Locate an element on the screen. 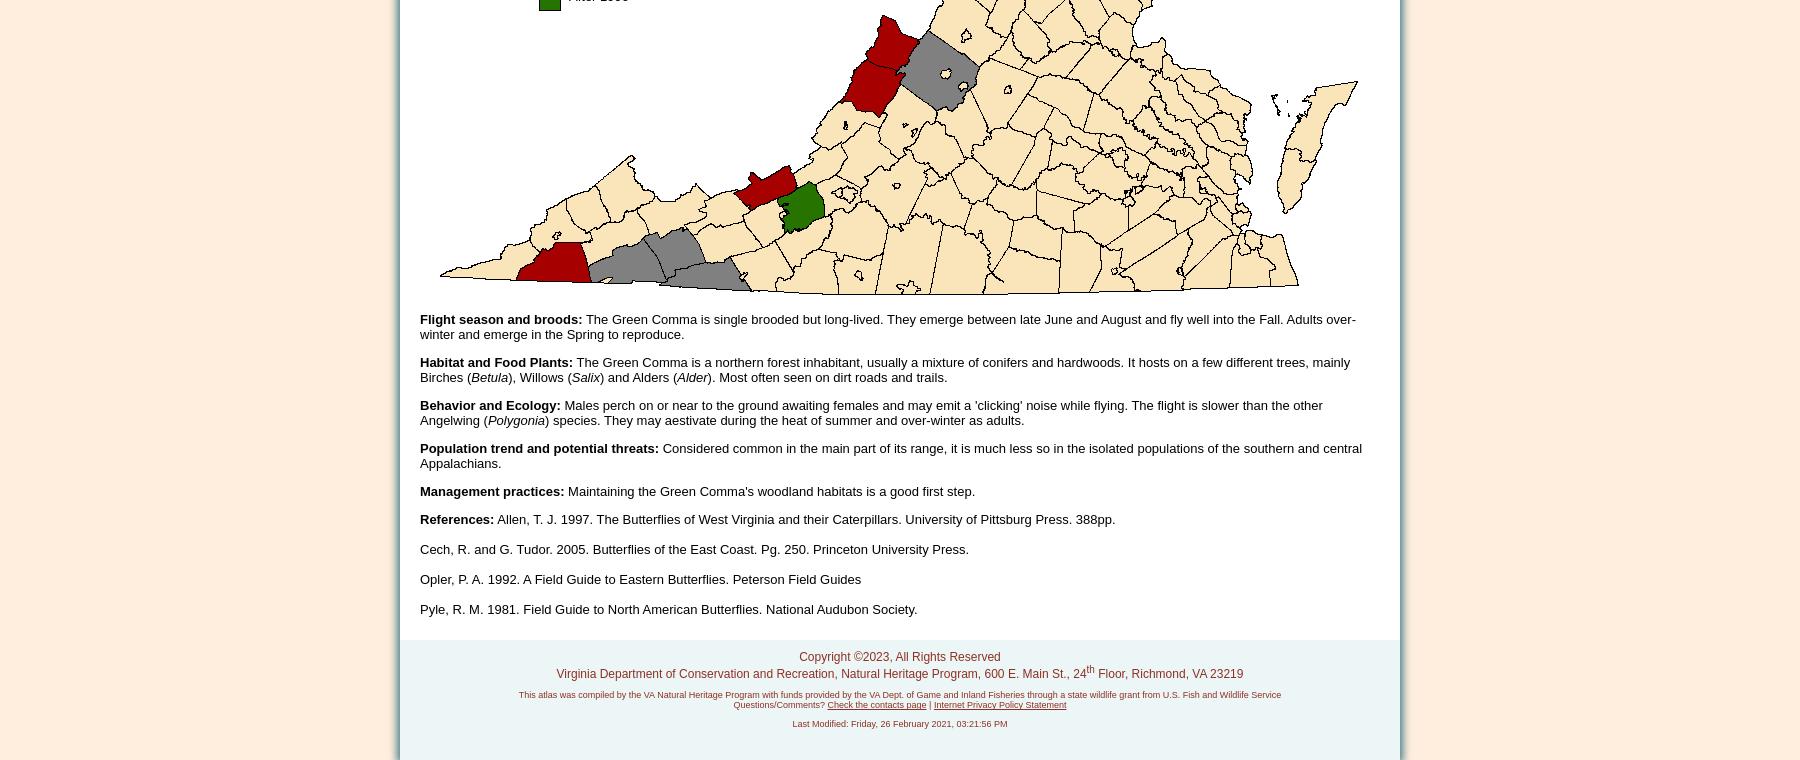 This screenshot has width=1800, height=760. 'Management practices:' is located at coordinates (490, 491).